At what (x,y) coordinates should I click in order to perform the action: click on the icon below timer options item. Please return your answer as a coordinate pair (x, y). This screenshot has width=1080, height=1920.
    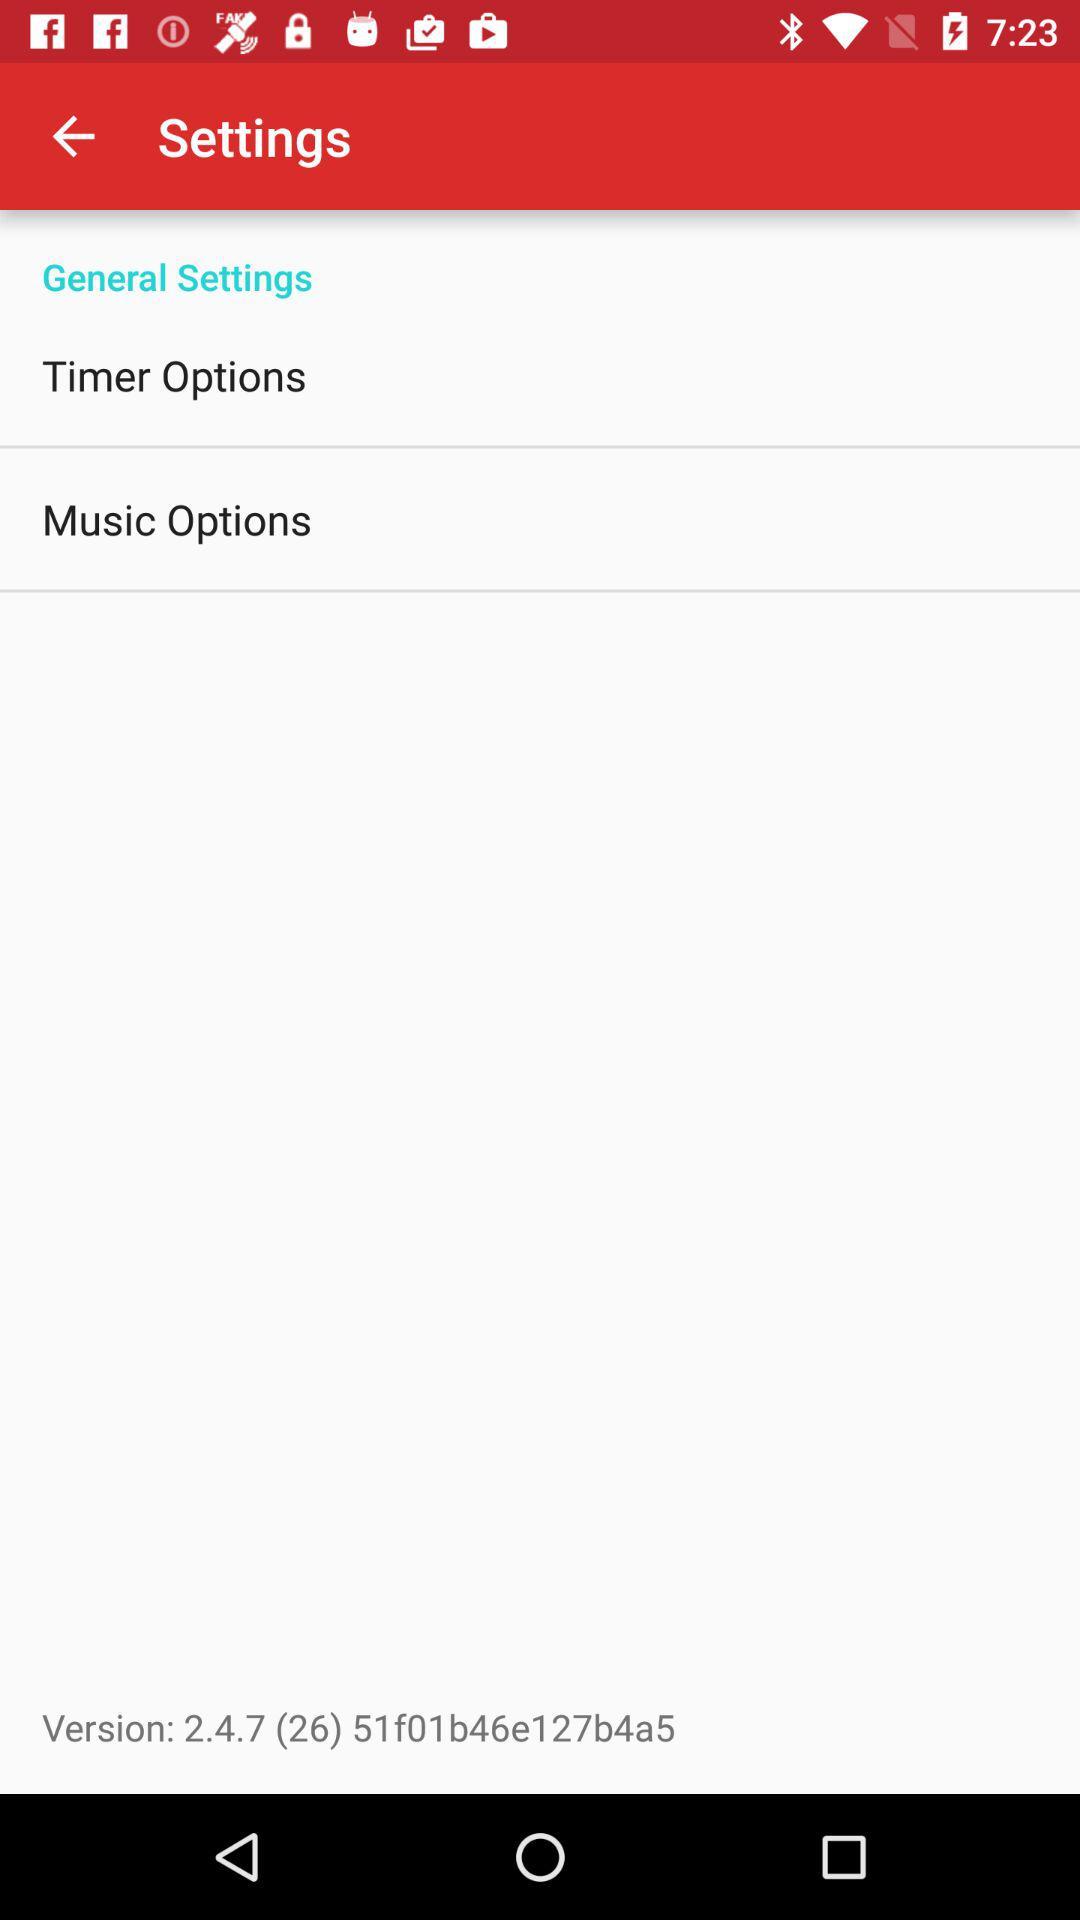
    Looking at the image, I should click on (176, 518).